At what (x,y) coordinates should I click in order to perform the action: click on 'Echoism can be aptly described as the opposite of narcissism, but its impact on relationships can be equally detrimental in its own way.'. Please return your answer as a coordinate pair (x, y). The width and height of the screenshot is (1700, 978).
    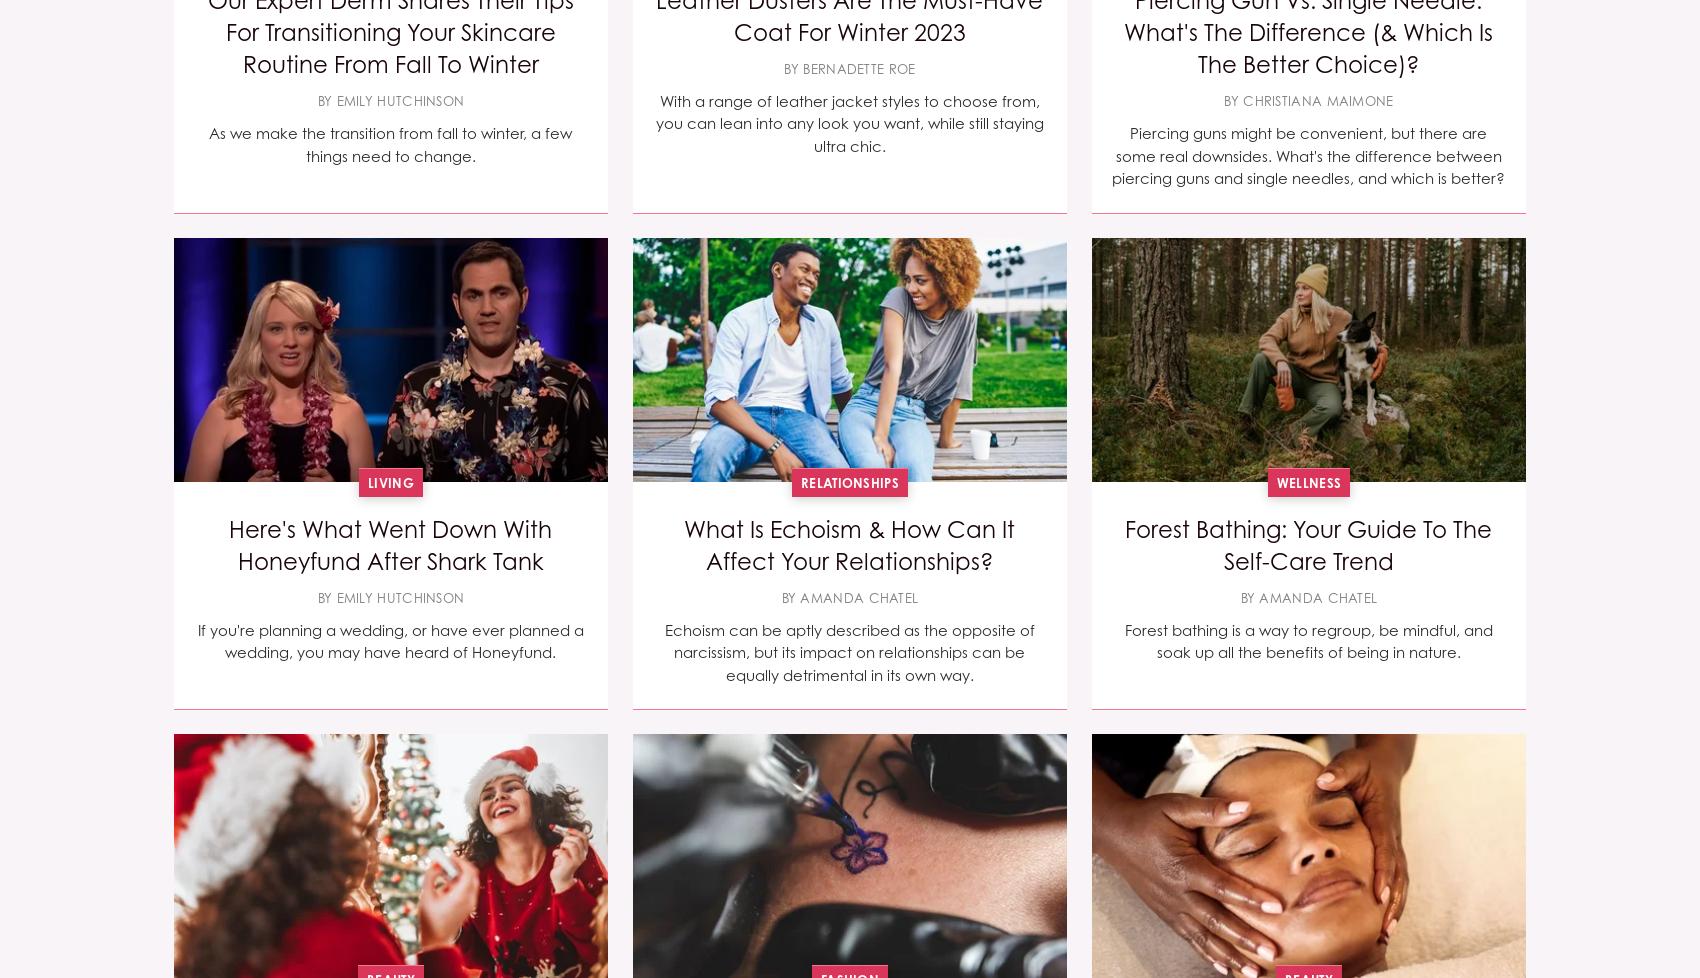
    Looking at the image, I should click on (847, 652).